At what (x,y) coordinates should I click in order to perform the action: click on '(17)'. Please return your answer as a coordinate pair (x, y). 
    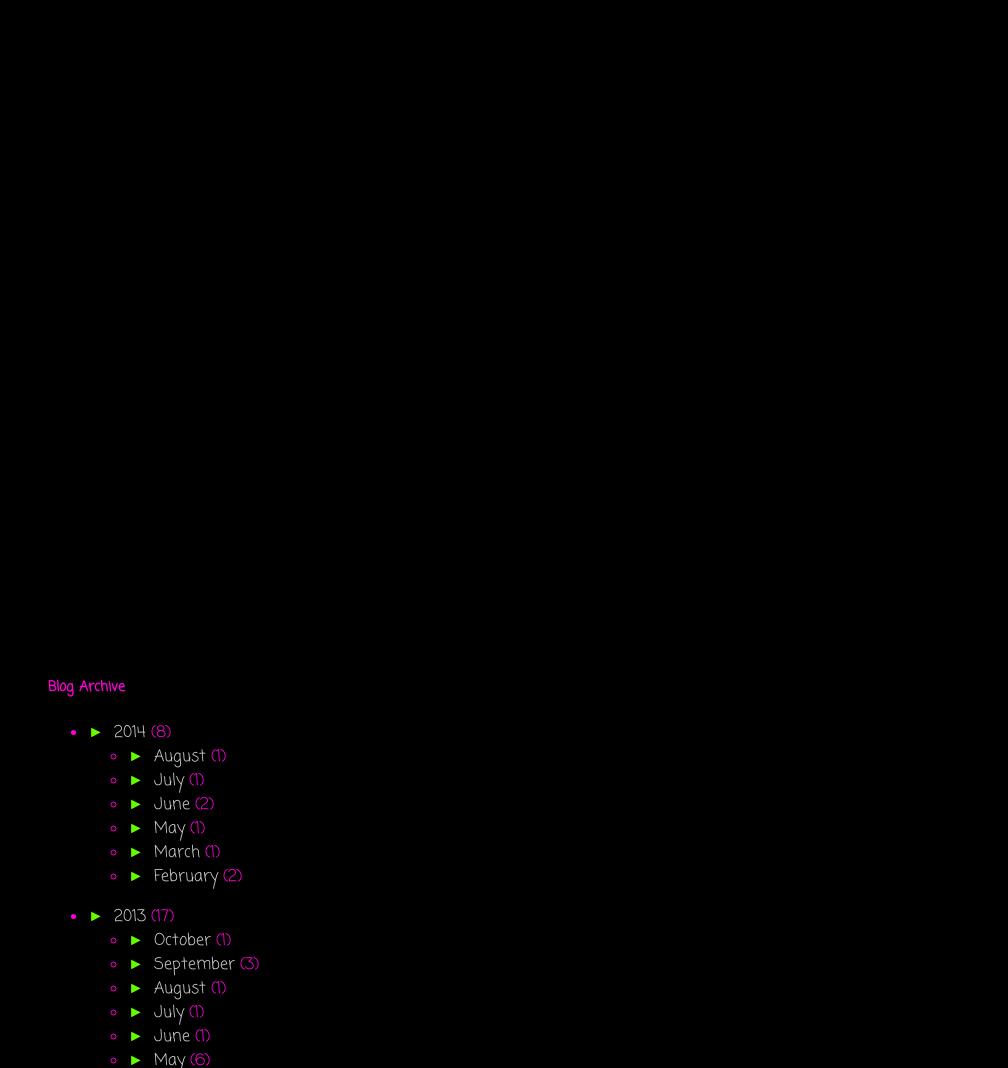
    Looking at the image, I should click on (161, 915).